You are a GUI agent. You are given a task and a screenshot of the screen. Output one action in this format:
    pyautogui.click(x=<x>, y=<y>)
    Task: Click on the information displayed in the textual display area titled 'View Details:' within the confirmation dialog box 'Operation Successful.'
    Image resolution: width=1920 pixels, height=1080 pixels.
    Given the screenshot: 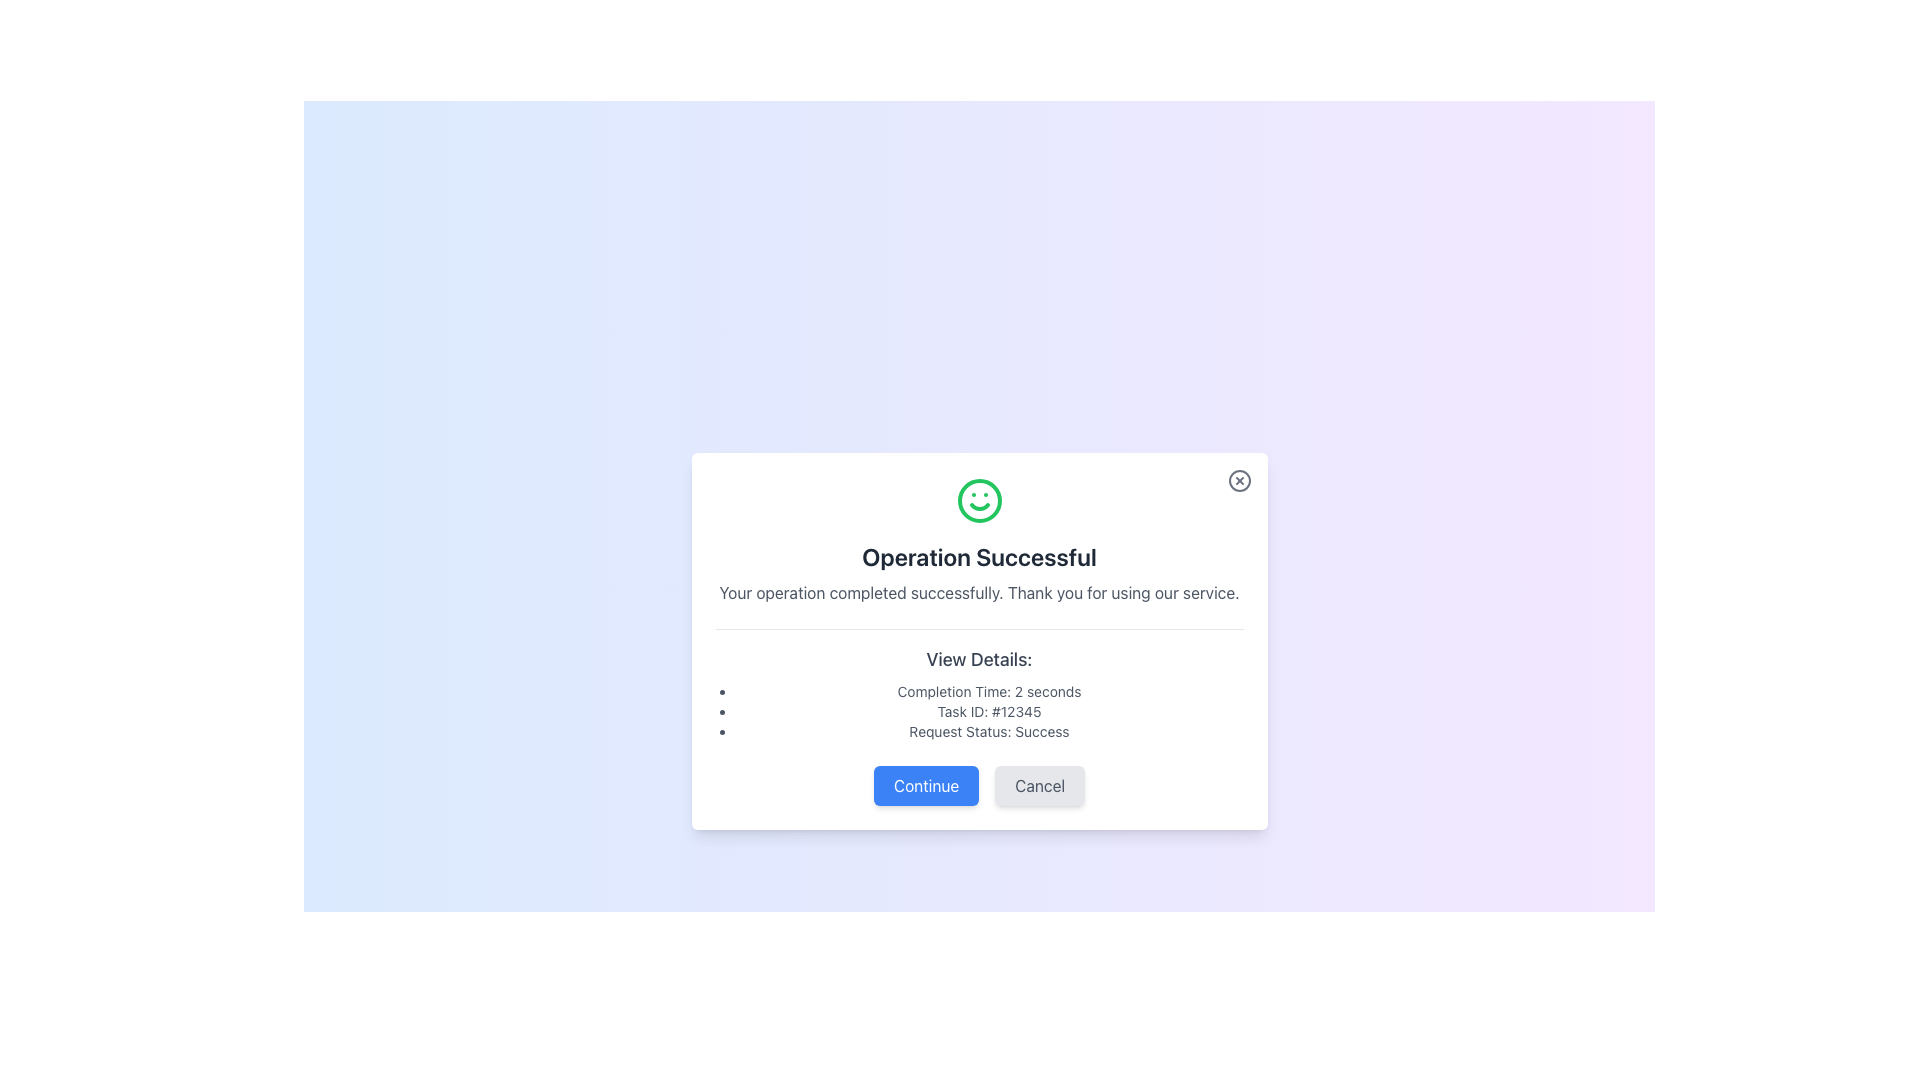 What is the action you would take?
    pyautogui.click(x=979, y=684)
    